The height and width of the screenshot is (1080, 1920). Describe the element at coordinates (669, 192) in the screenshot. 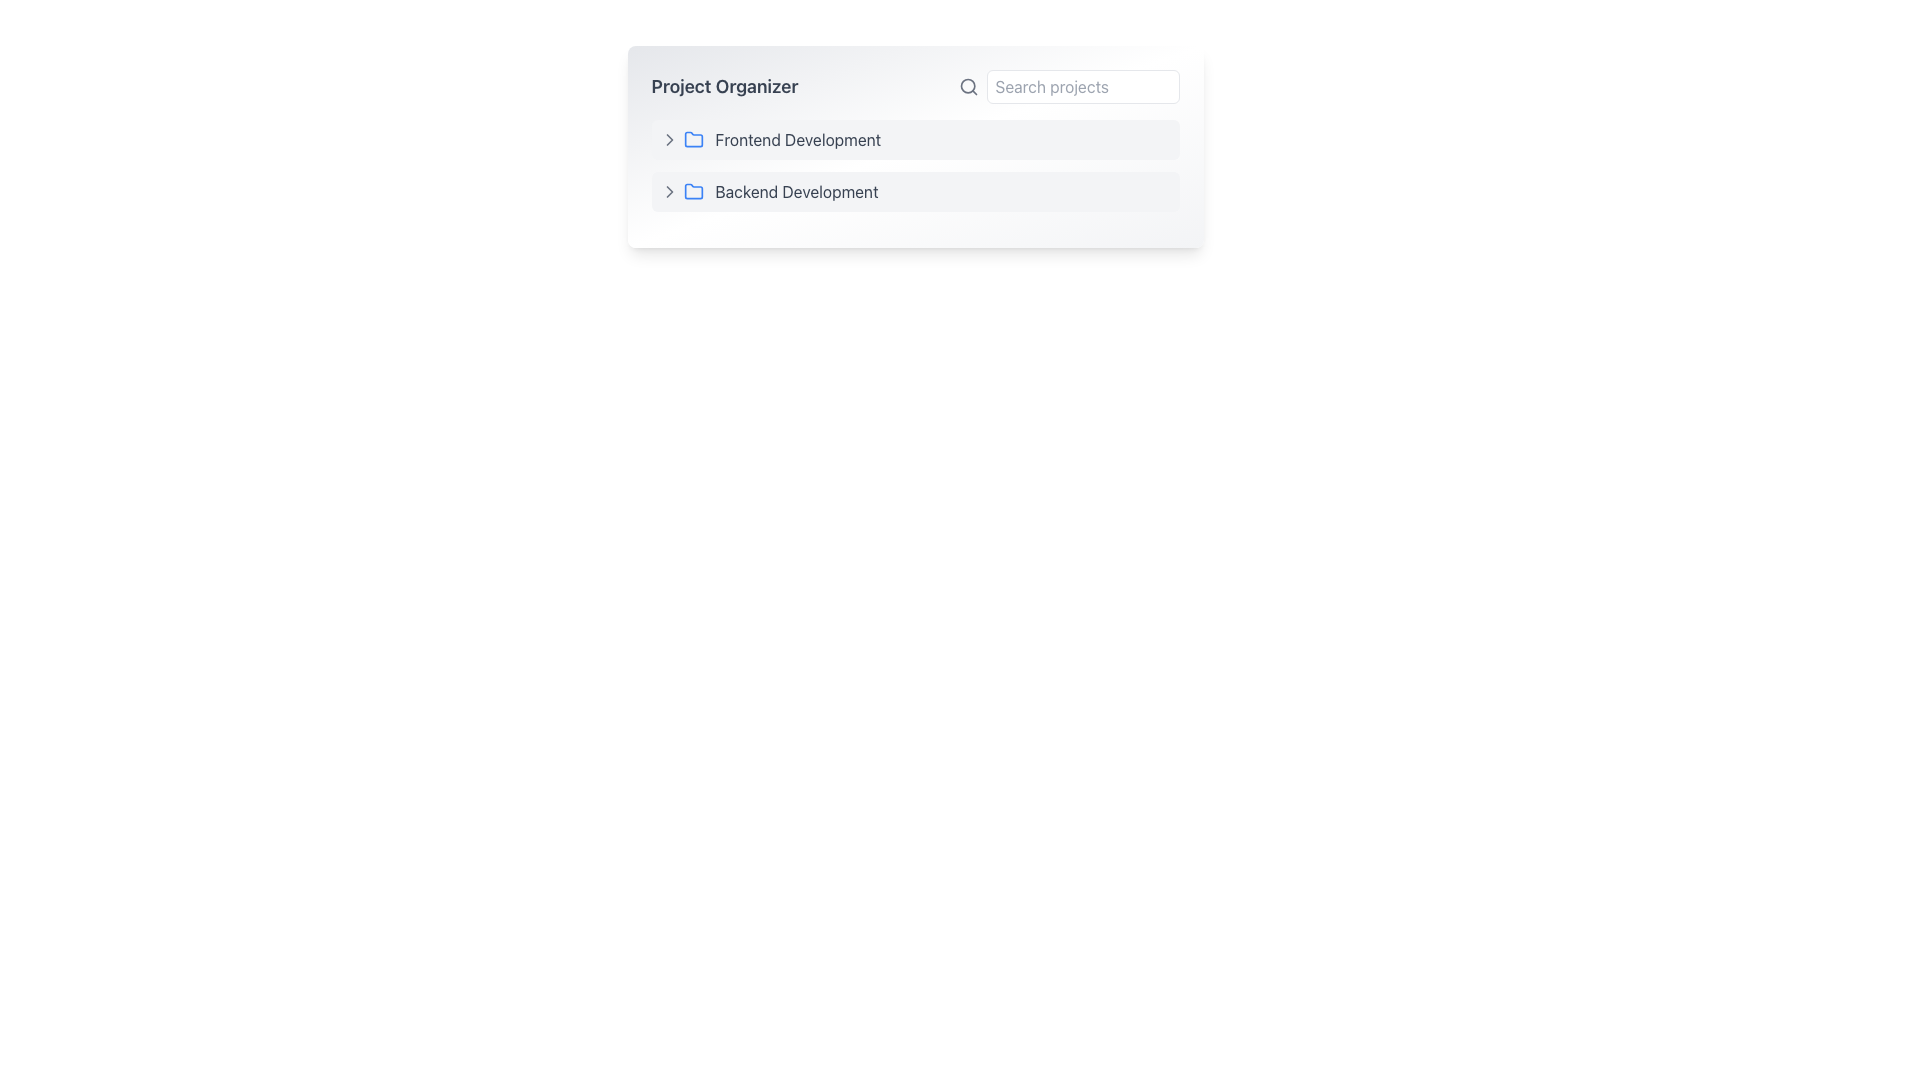

I see `the Chevron icon` at that location.